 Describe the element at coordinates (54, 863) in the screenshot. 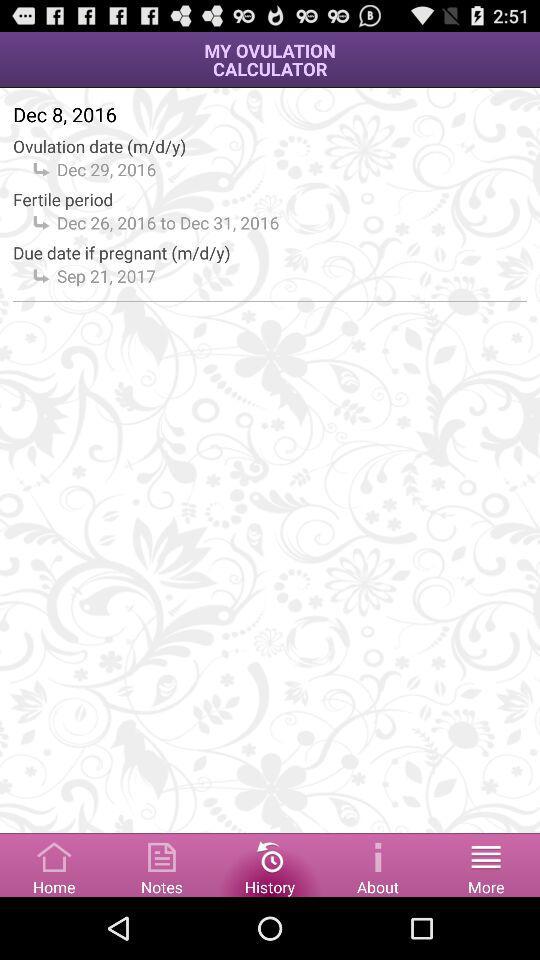

I see `click on home page button` at that location.